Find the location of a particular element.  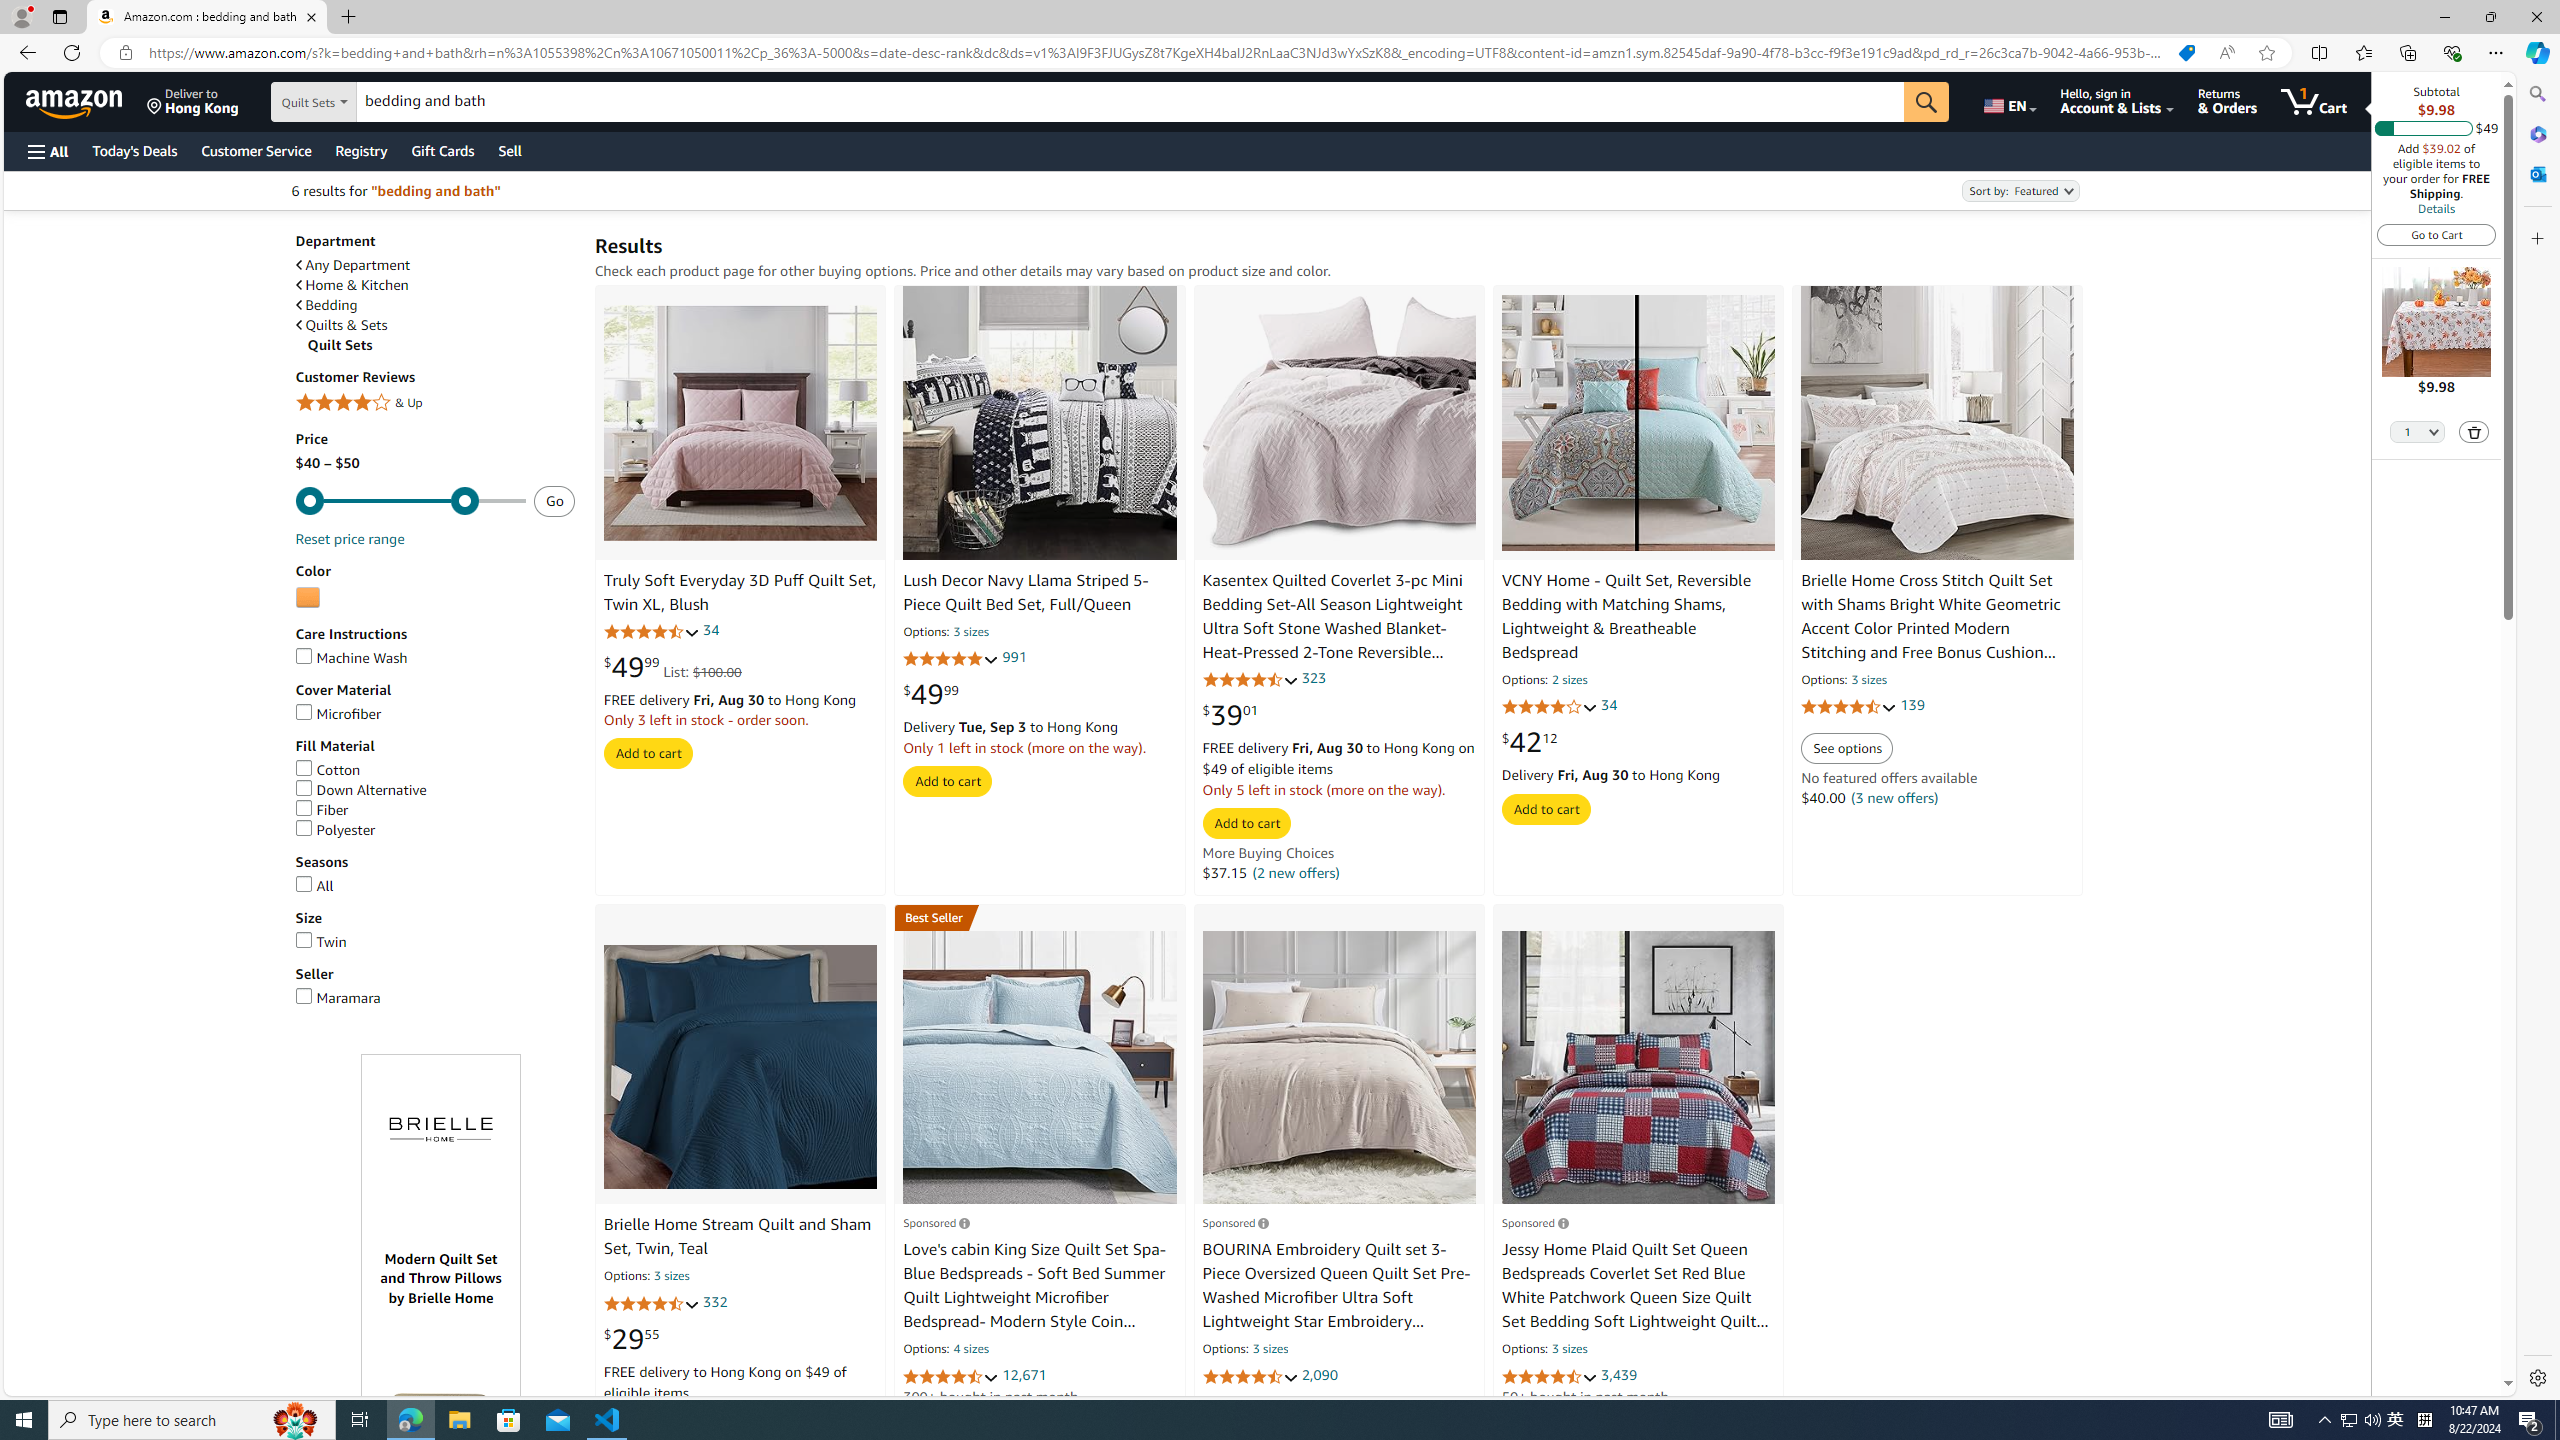

'Reset price range' is located at coordinates (348, 539).